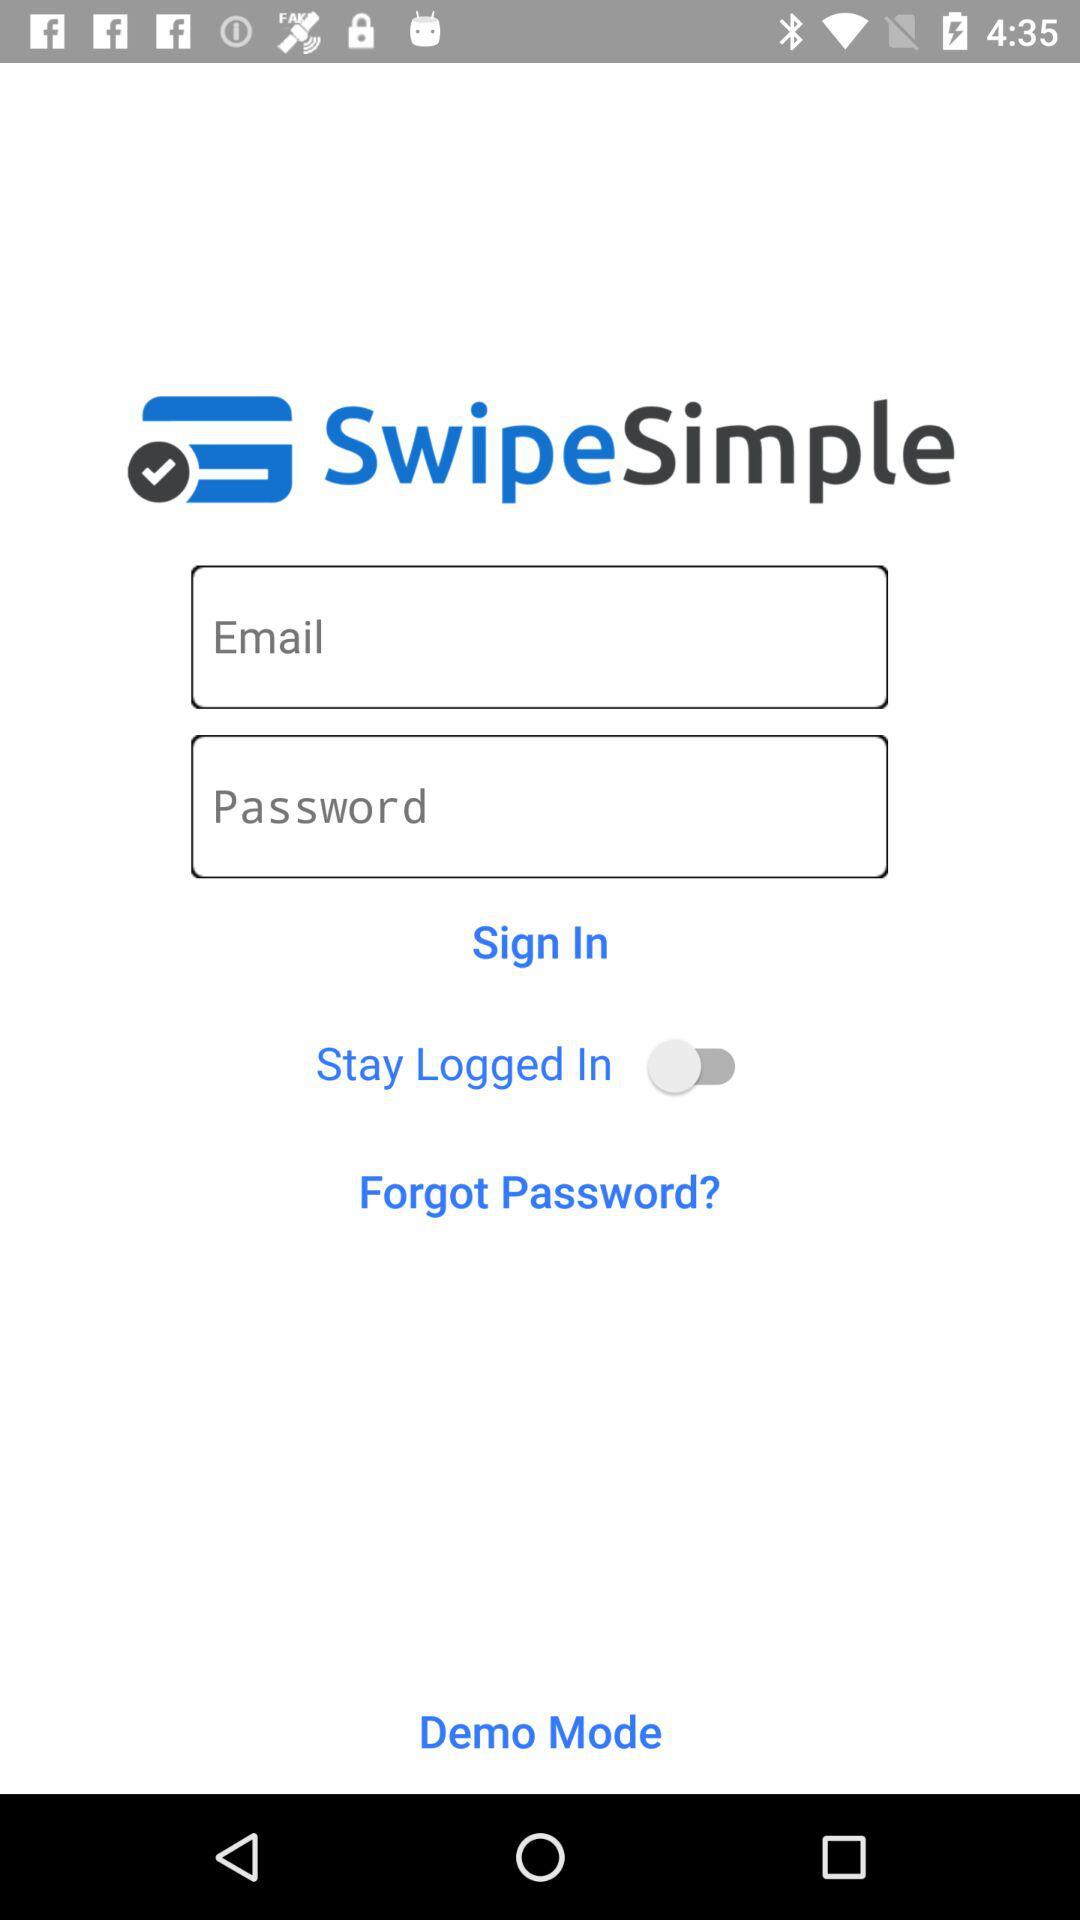 The width and height of the screenshot is (1080, 1920). Describe the element at coordinates (700, 1065) in the screenshot. I see `logged in option` at that location.